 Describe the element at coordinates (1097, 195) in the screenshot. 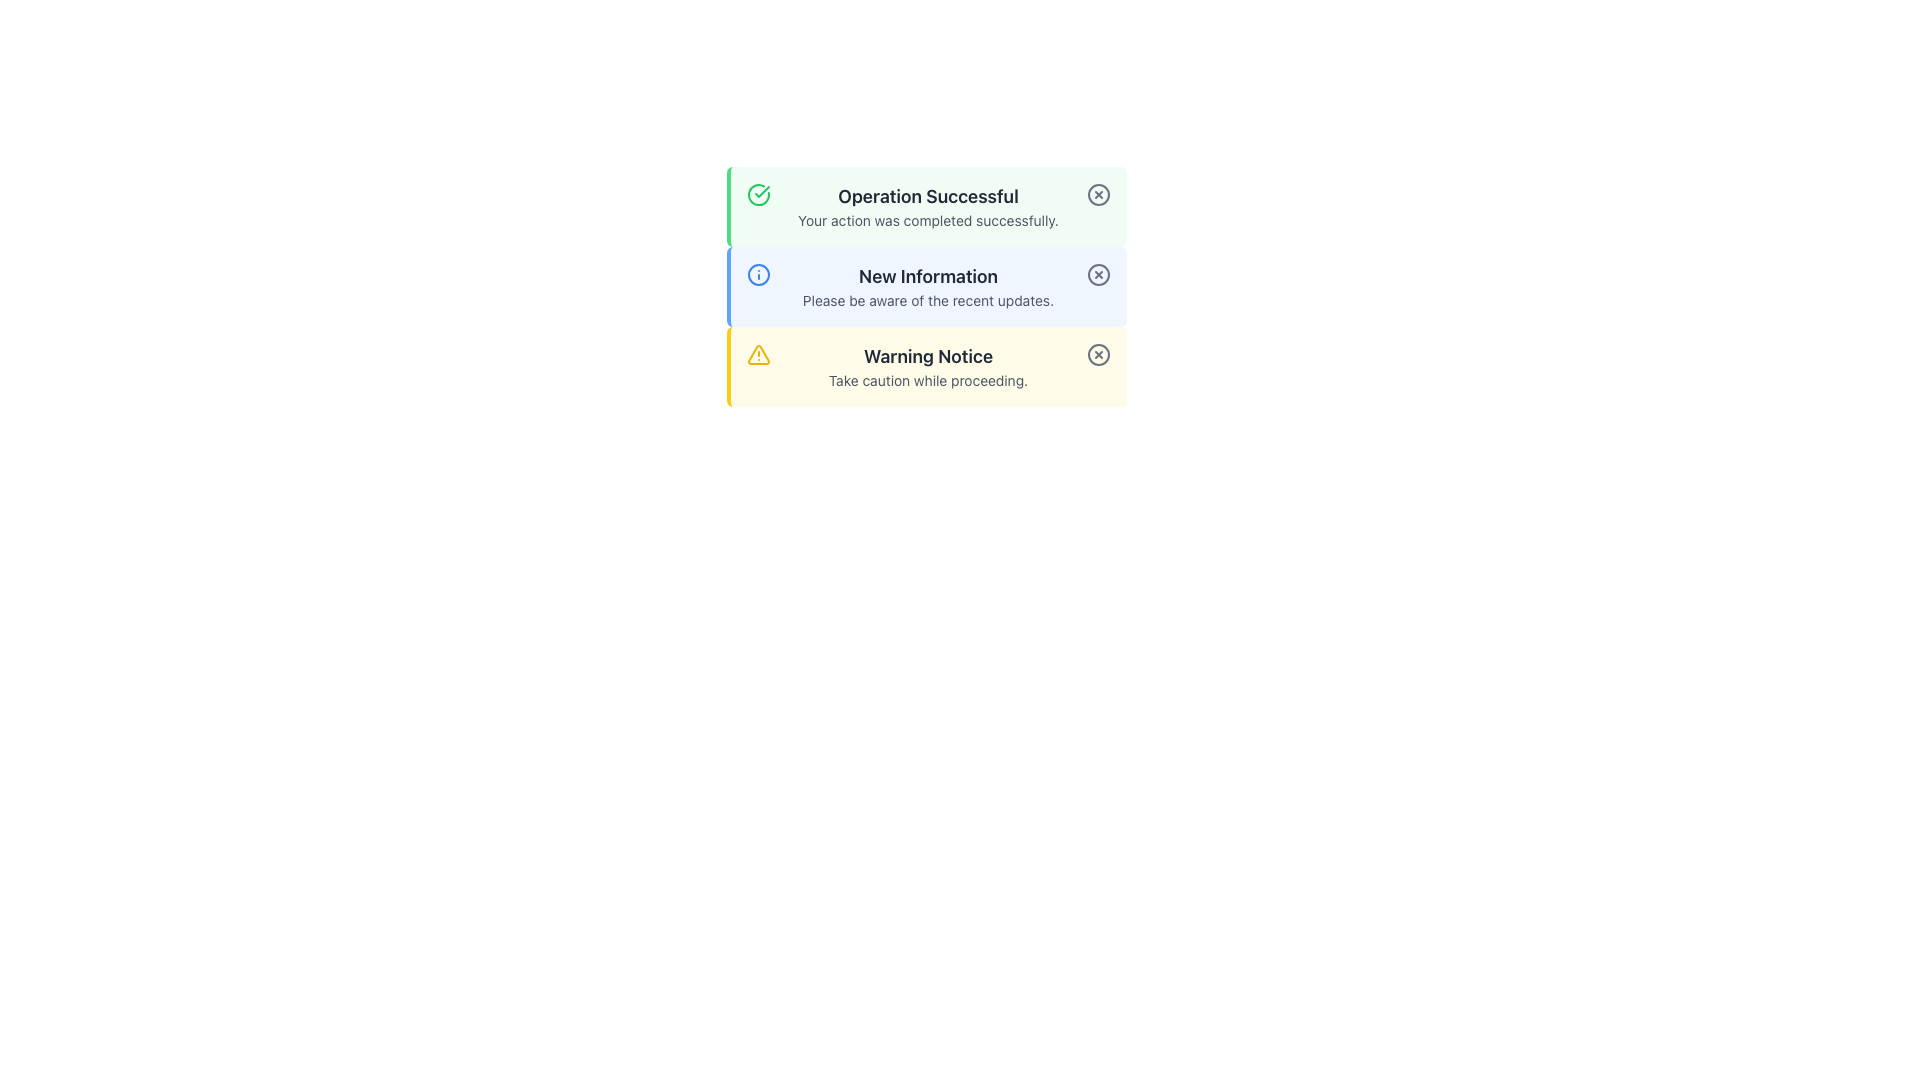

I see `the circular close button in the topmost 'Operation Successful' notification bar` at that location.